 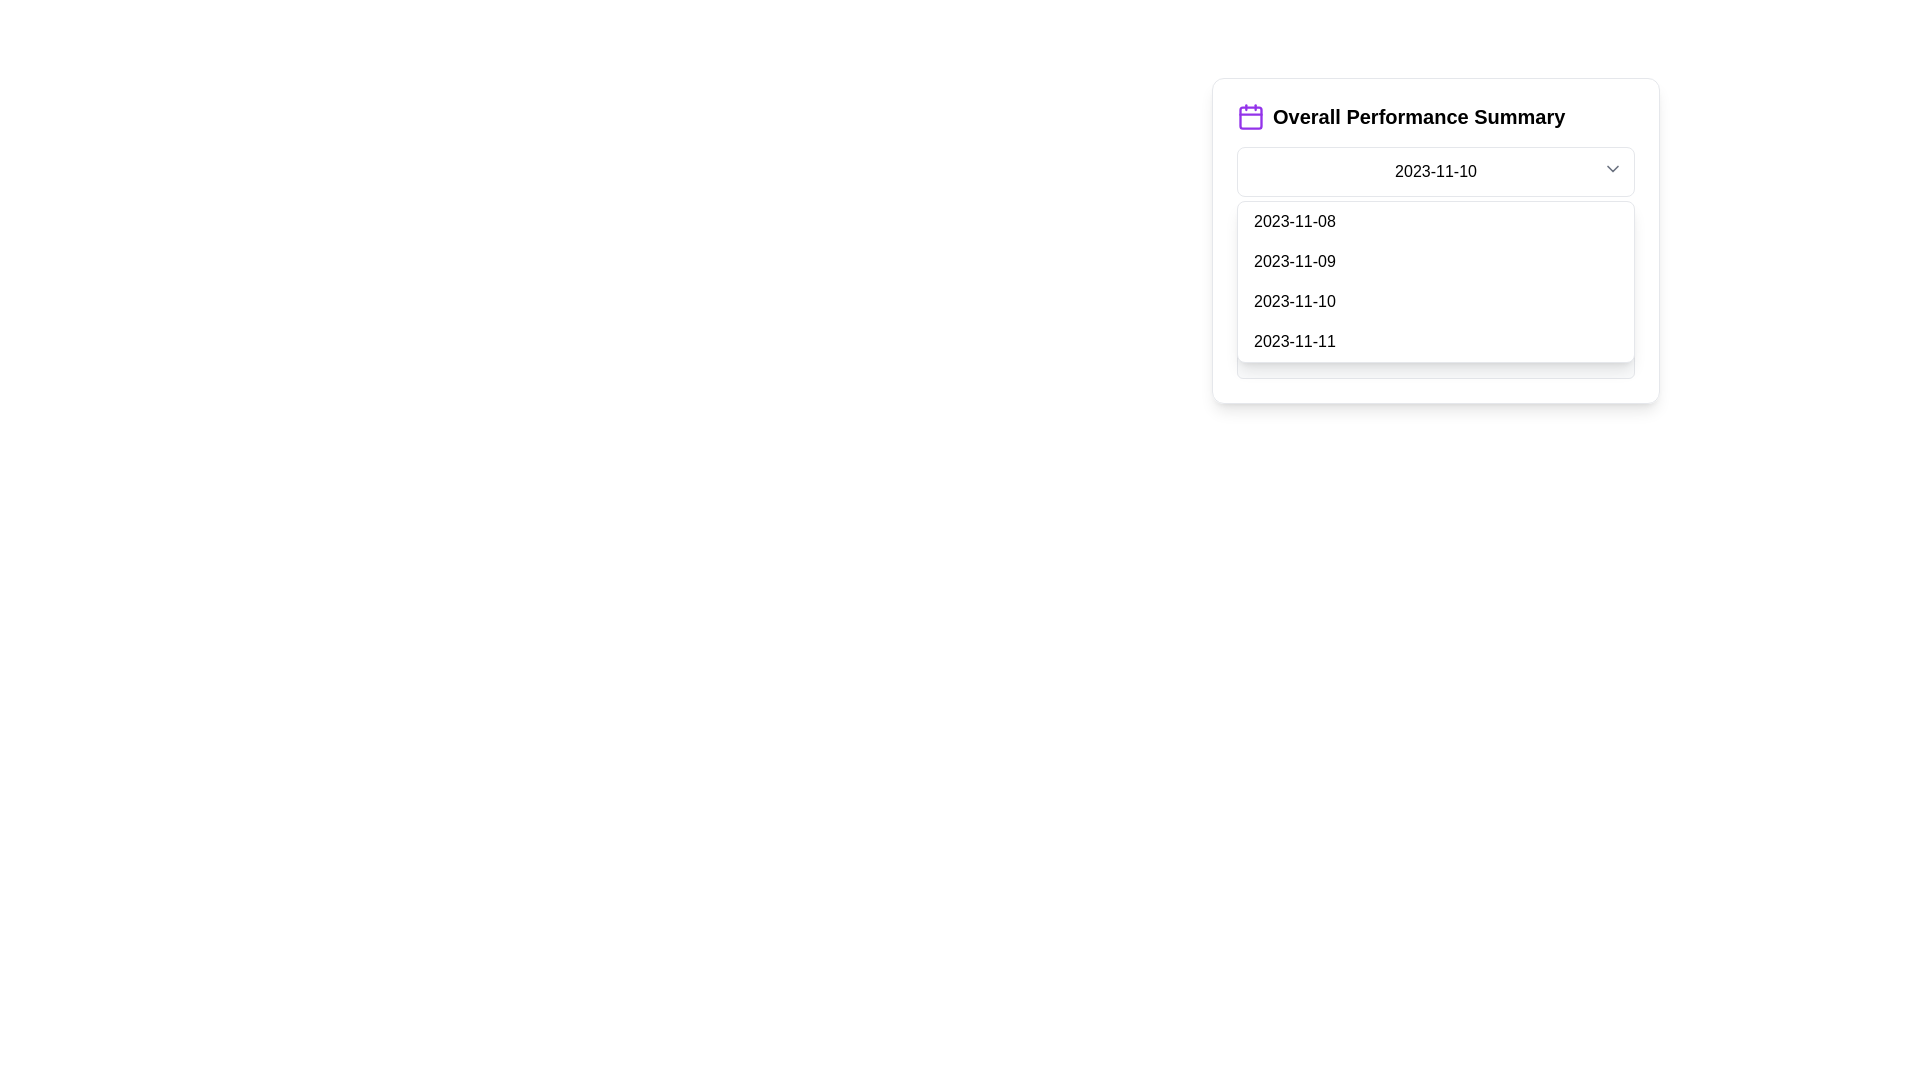 I want to click on the second selectable item in the dropdown menu, so click(x=1434, y=261).